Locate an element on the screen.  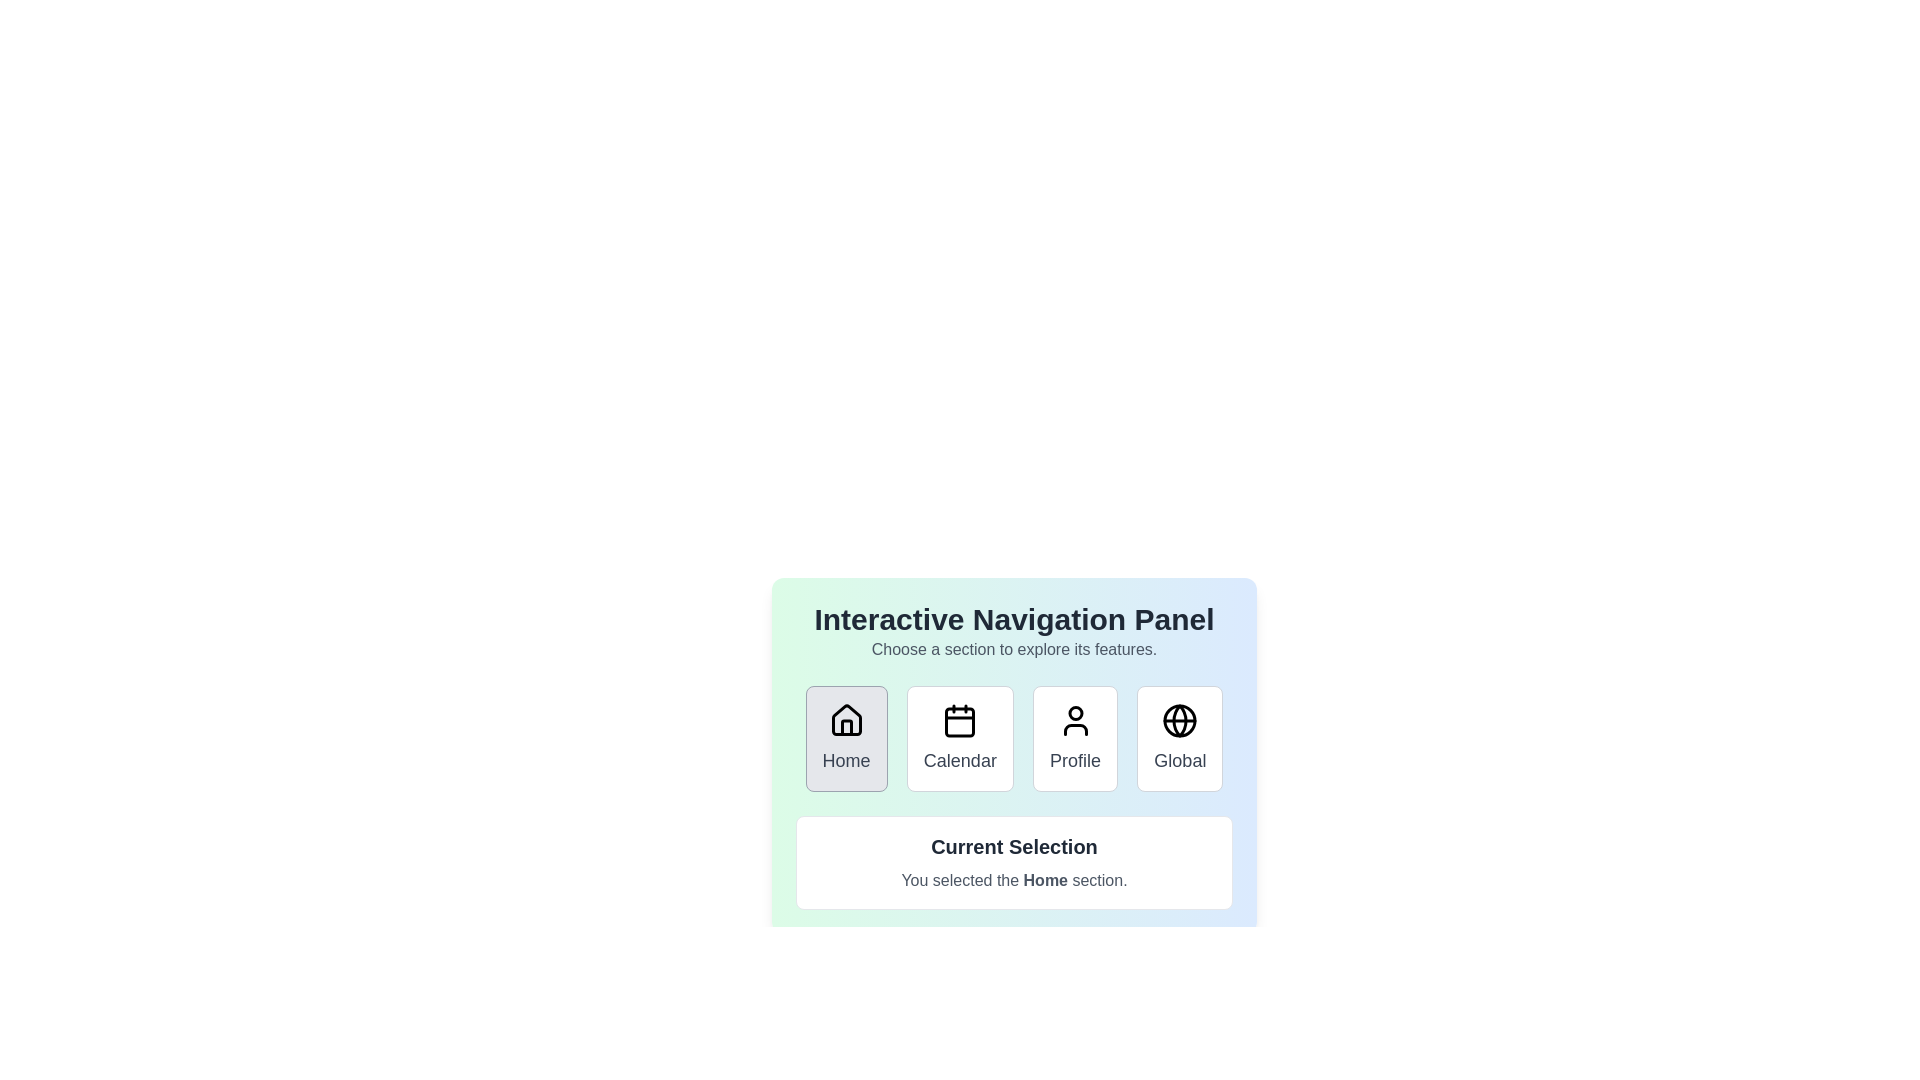
text label displaying 'Home' to understand the current selection in the 'Current Selection' section of the interface is located at coordinates (1044, 879).